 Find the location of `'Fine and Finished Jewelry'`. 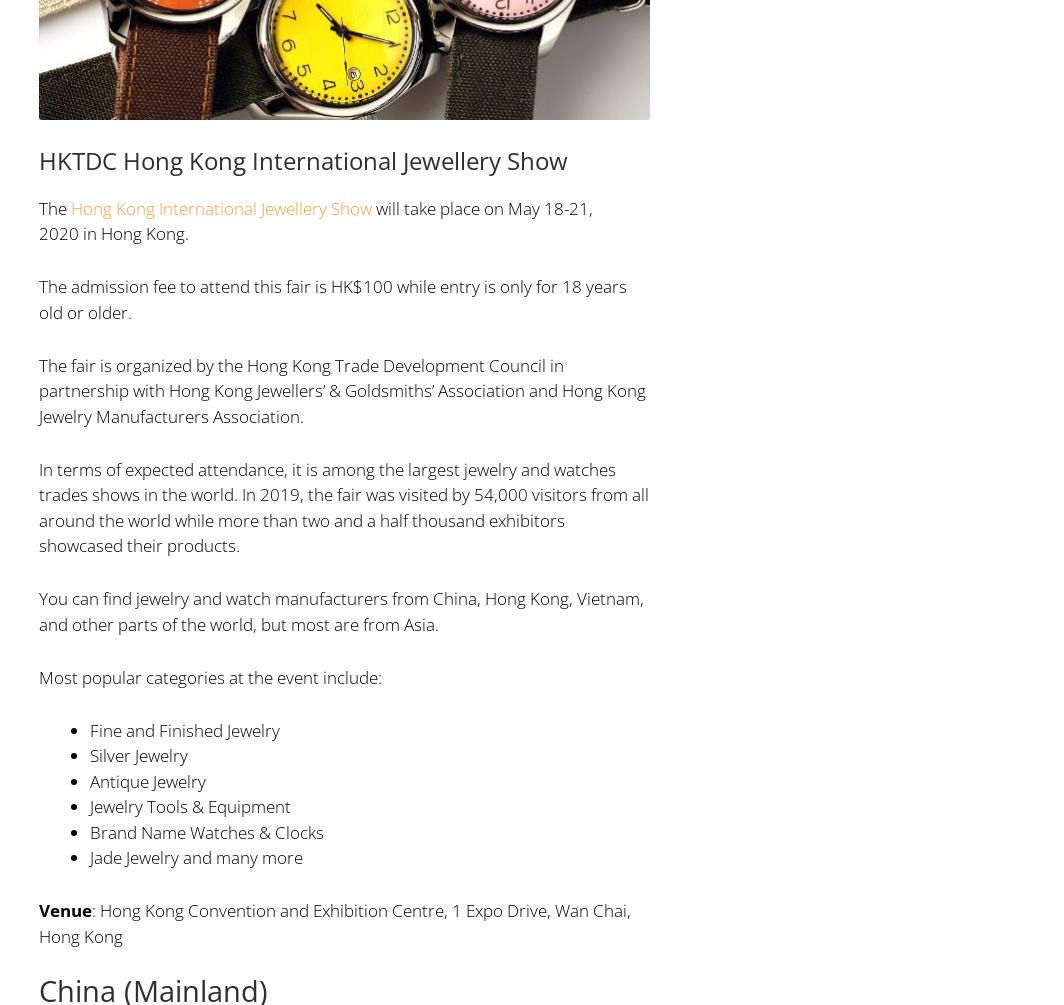

'Fine and Finished Jewelry' is located at coordinates (88, 729).